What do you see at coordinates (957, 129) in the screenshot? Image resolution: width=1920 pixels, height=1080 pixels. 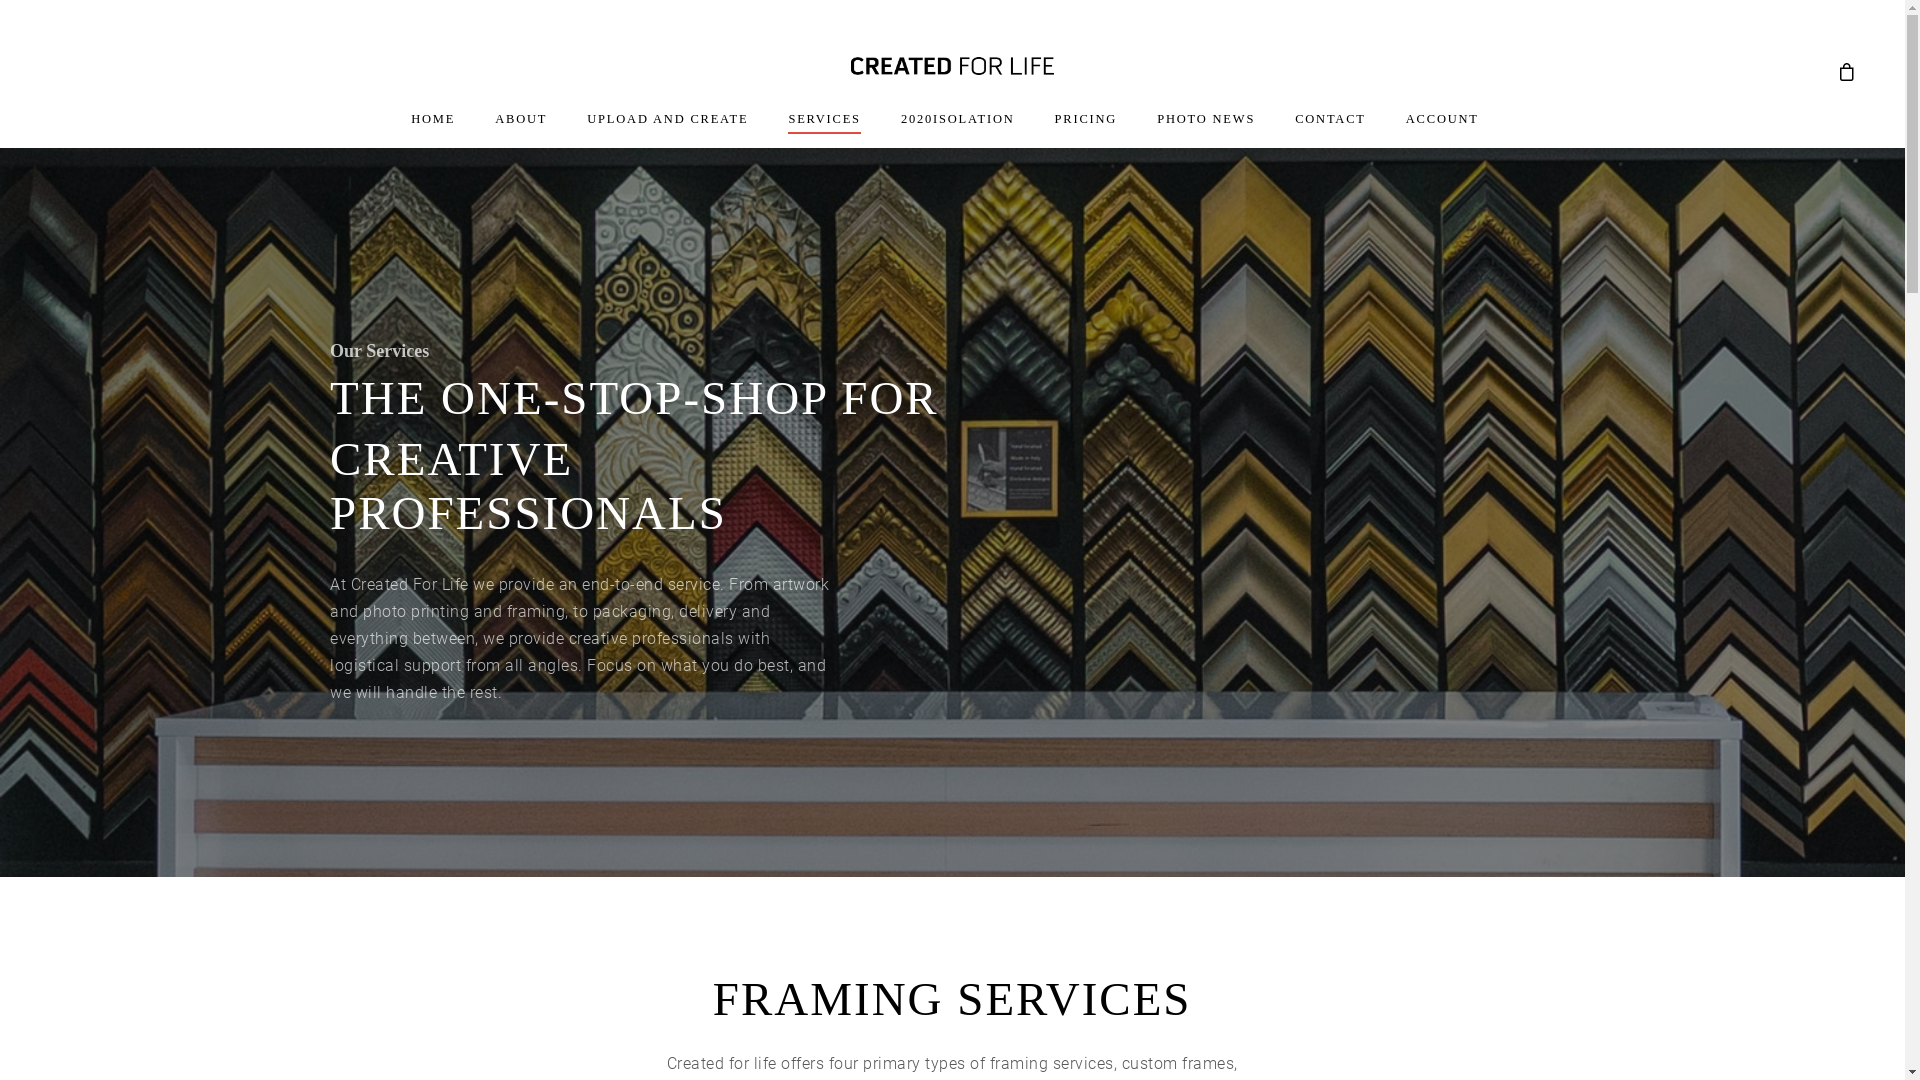 I see `'2020ISOLATION'` at bounding box center [957, 129].